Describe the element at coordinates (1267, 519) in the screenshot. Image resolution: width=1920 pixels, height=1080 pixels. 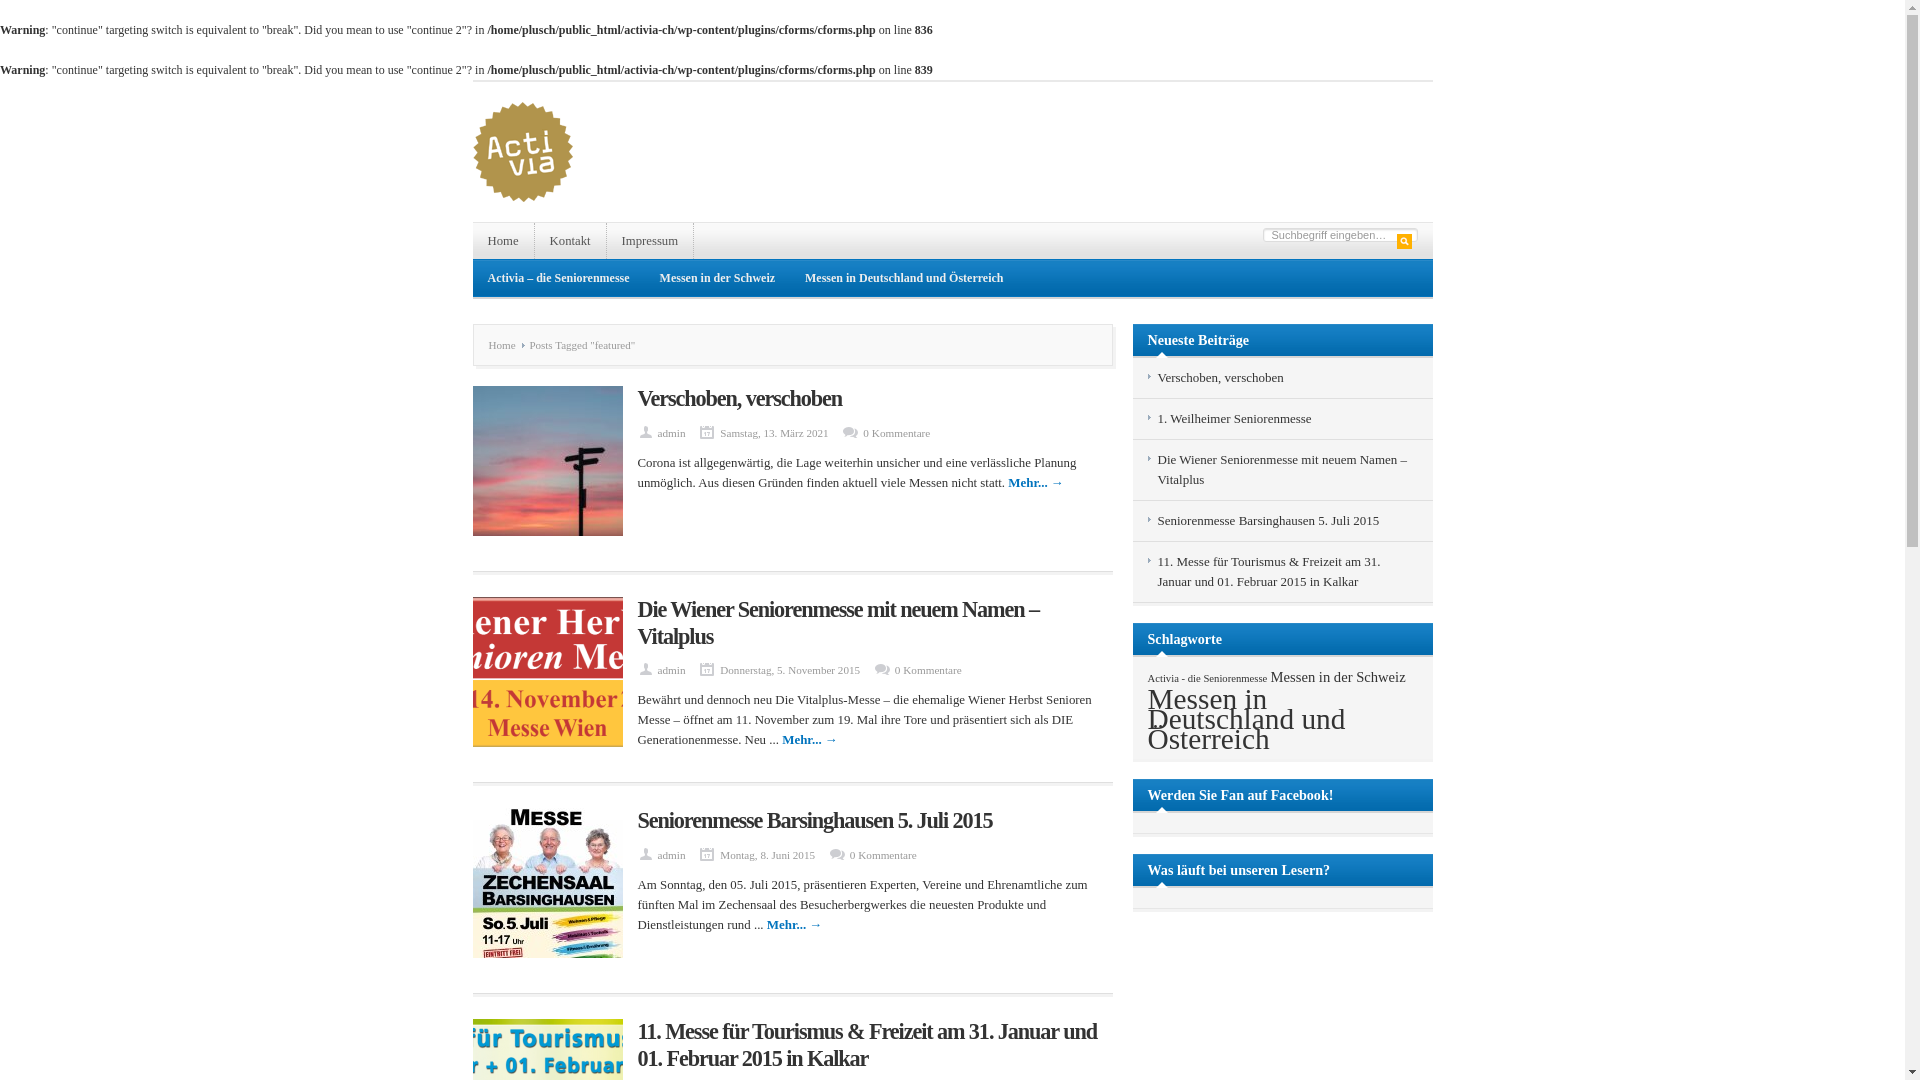
I see `'Seniorenmesse Barsinghausen 5. Juli 2015'` at that location.